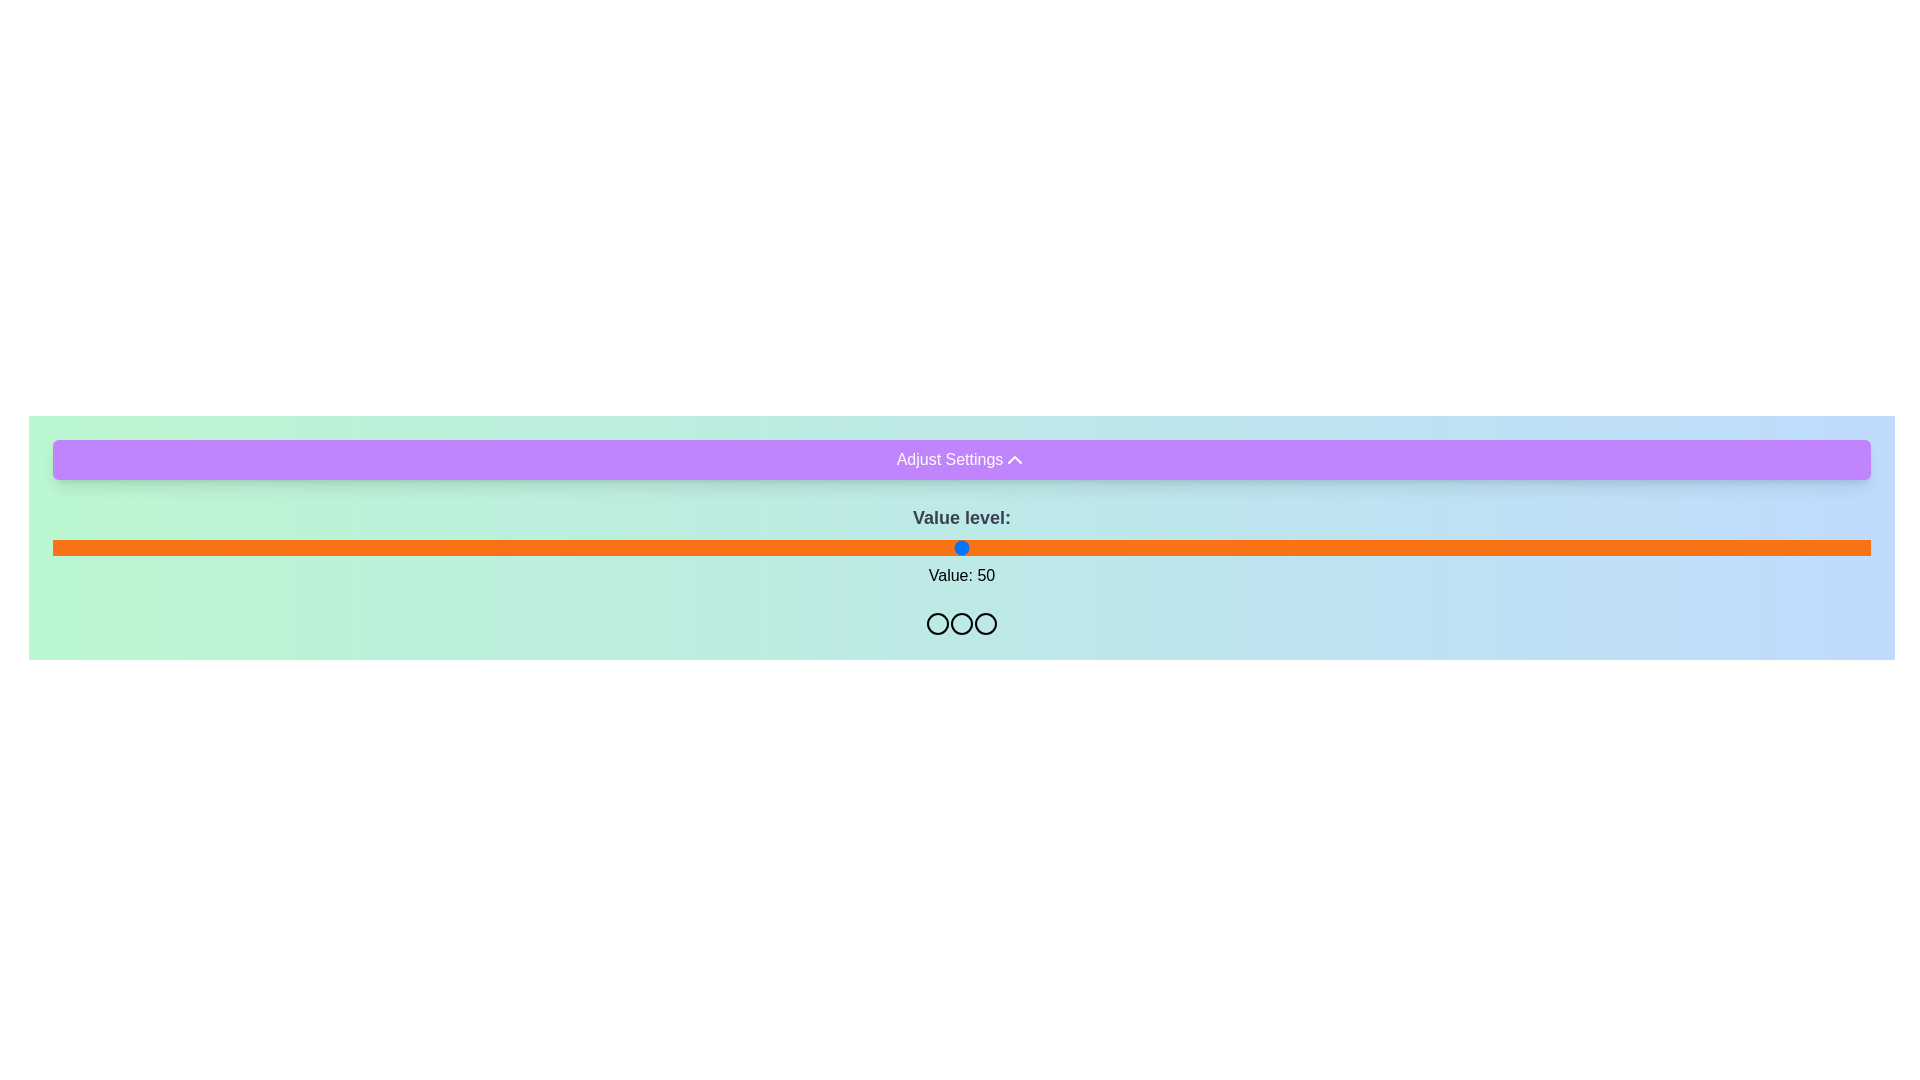 The image size is (1920, 1080). Describe the element at coordinates (816, 547) in the screenshot. I see `the slider to set the value to 42` at that location.